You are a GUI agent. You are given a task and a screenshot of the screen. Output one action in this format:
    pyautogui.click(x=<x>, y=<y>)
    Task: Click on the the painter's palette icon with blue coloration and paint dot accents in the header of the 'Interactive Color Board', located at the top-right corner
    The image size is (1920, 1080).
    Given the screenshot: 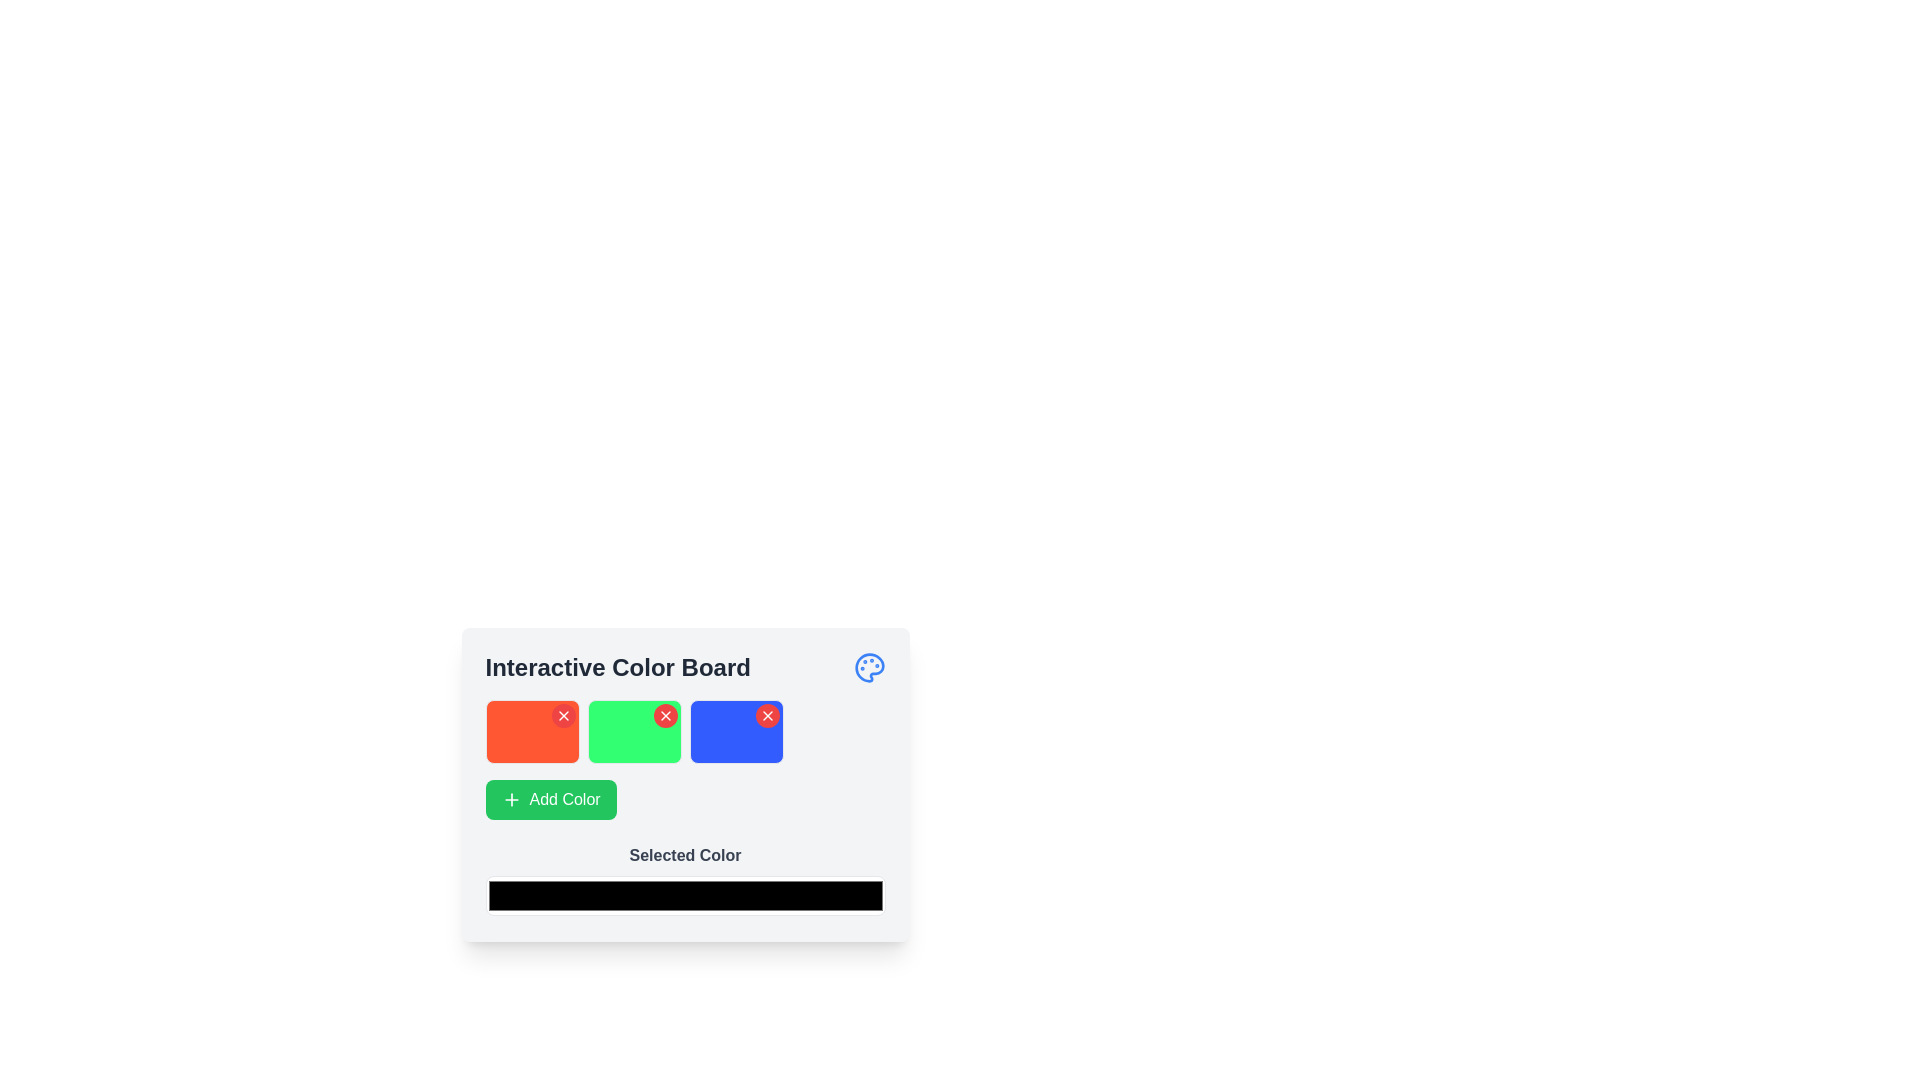 What is the action you would take?
    pyautogui.click(x=869, y=667)
    